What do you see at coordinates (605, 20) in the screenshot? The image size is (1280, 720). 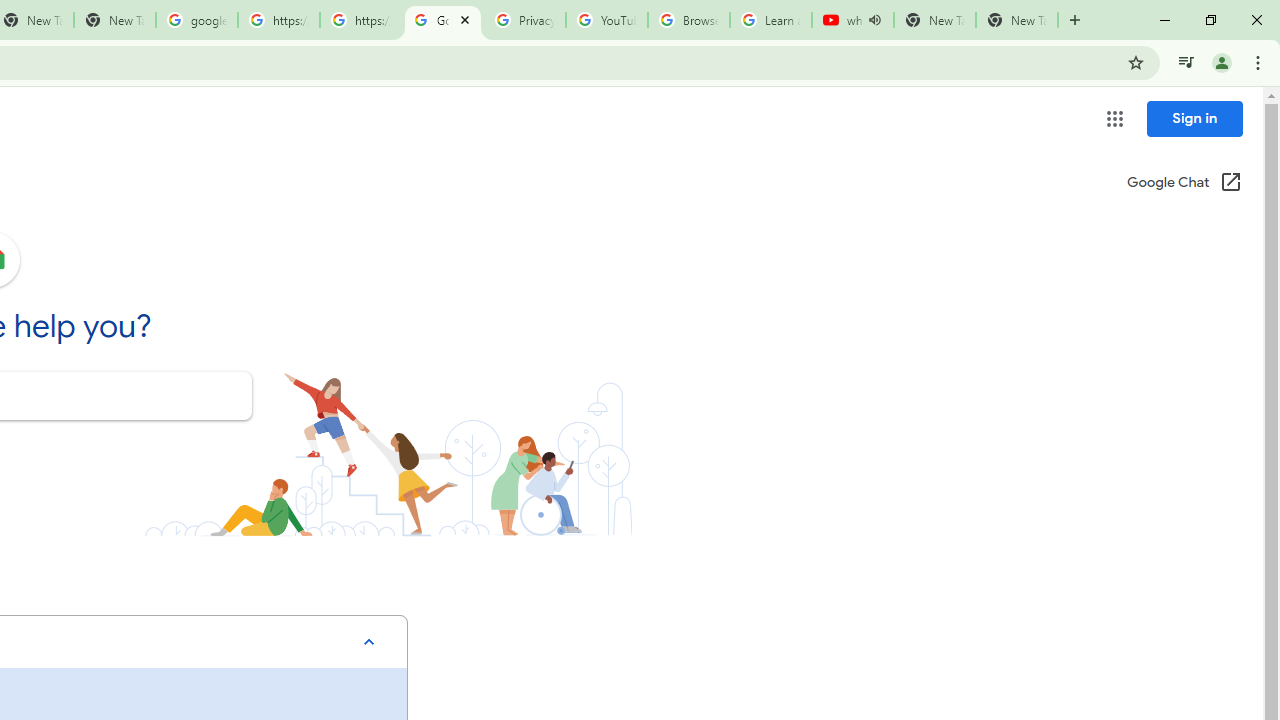 I see `'YouTube'` at bounding box center [605, 20].